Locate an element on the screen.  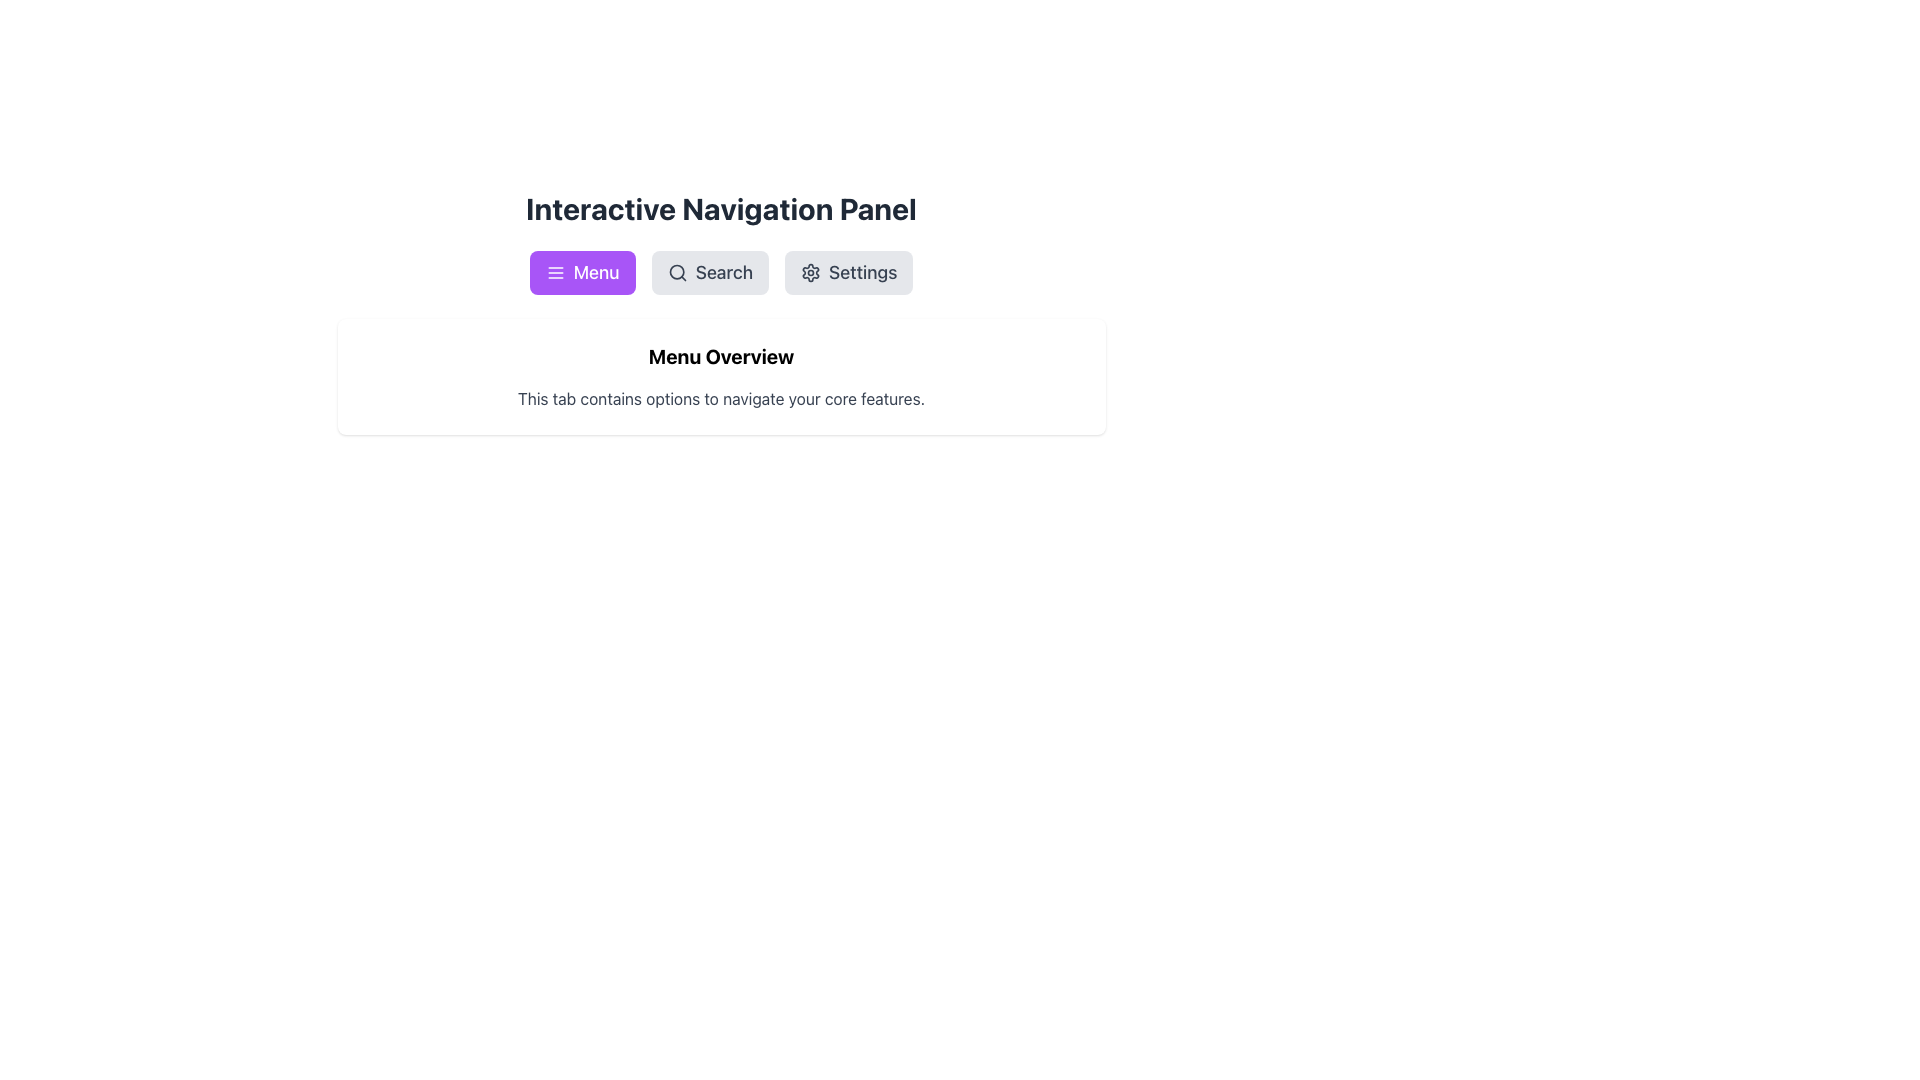
the 'Menu' button, which is a vibrant purple rectangular button with white text, located is located at coordinates (581, 273).